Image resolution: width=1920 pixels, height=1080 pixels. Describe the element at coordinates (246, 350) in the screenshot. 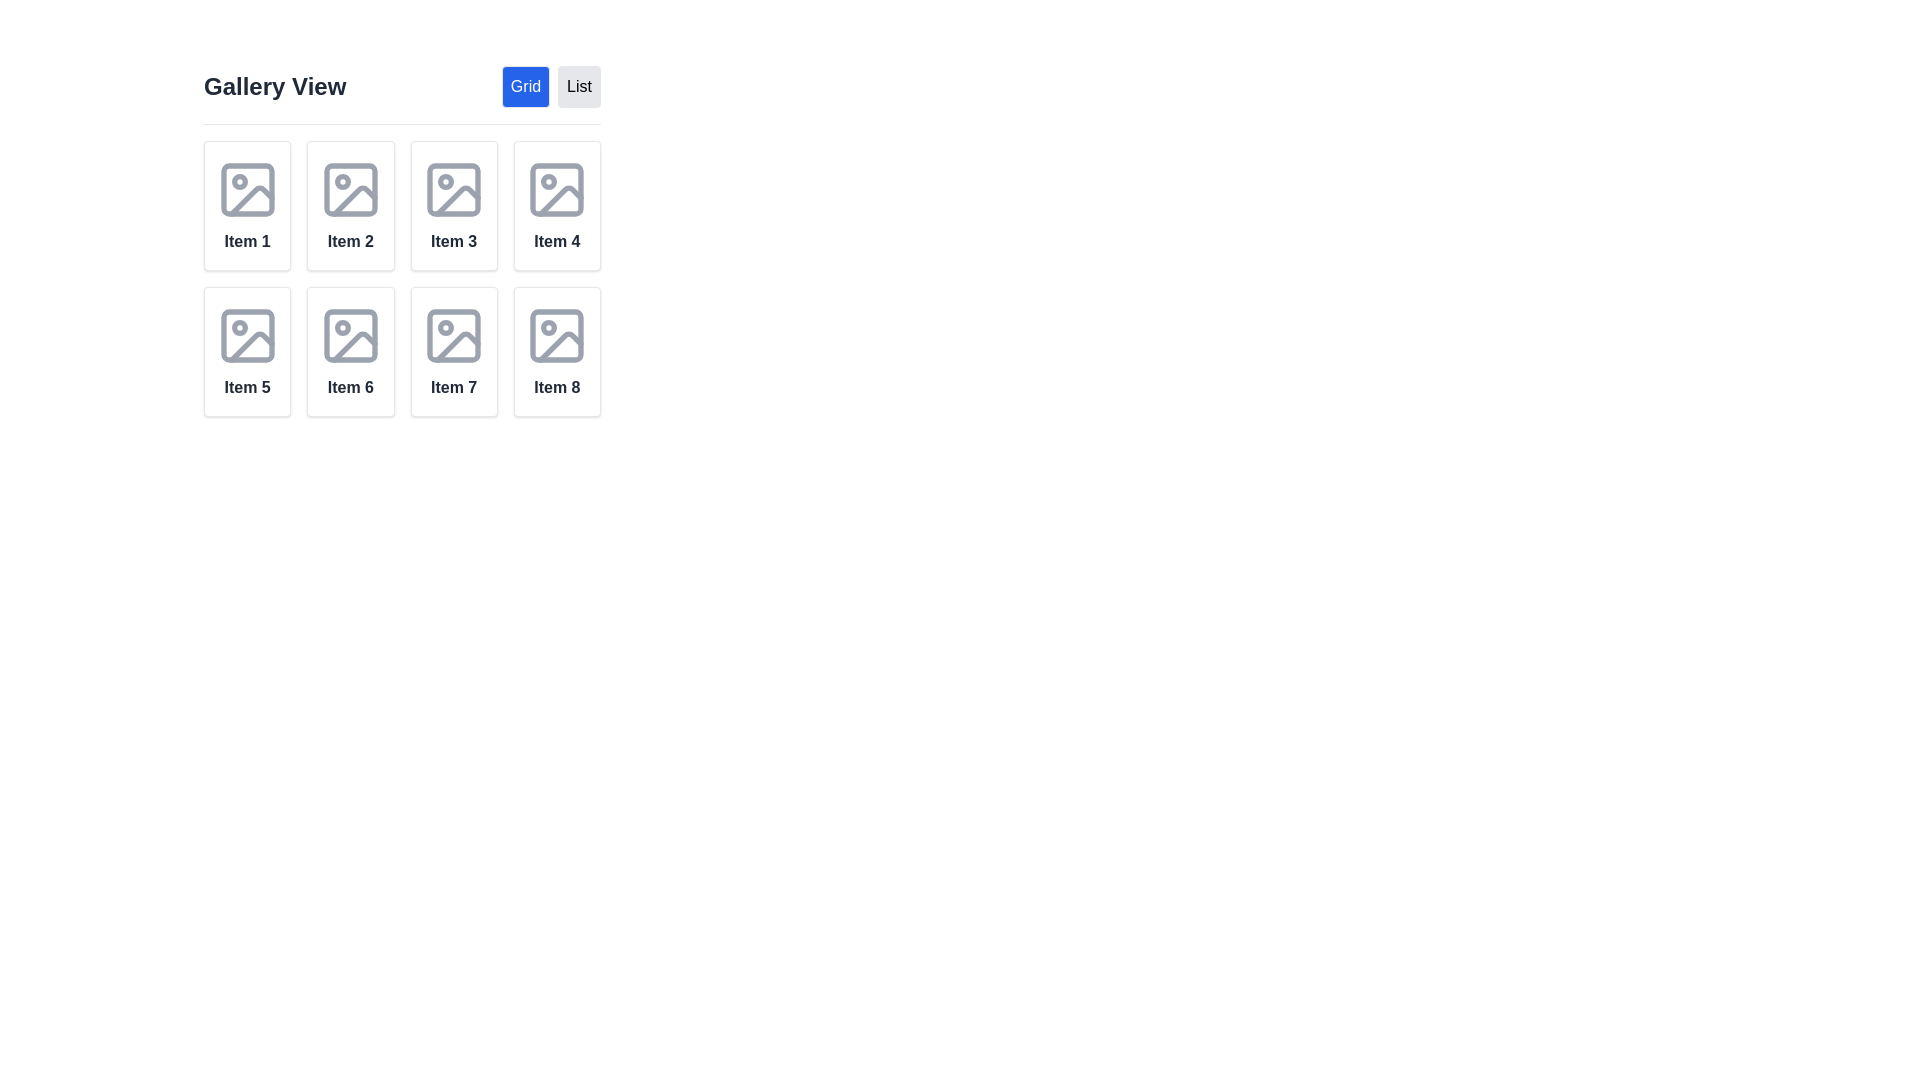

I see `the fifth gallery item in the grid layout under the 'Gallery View' title` at that location.